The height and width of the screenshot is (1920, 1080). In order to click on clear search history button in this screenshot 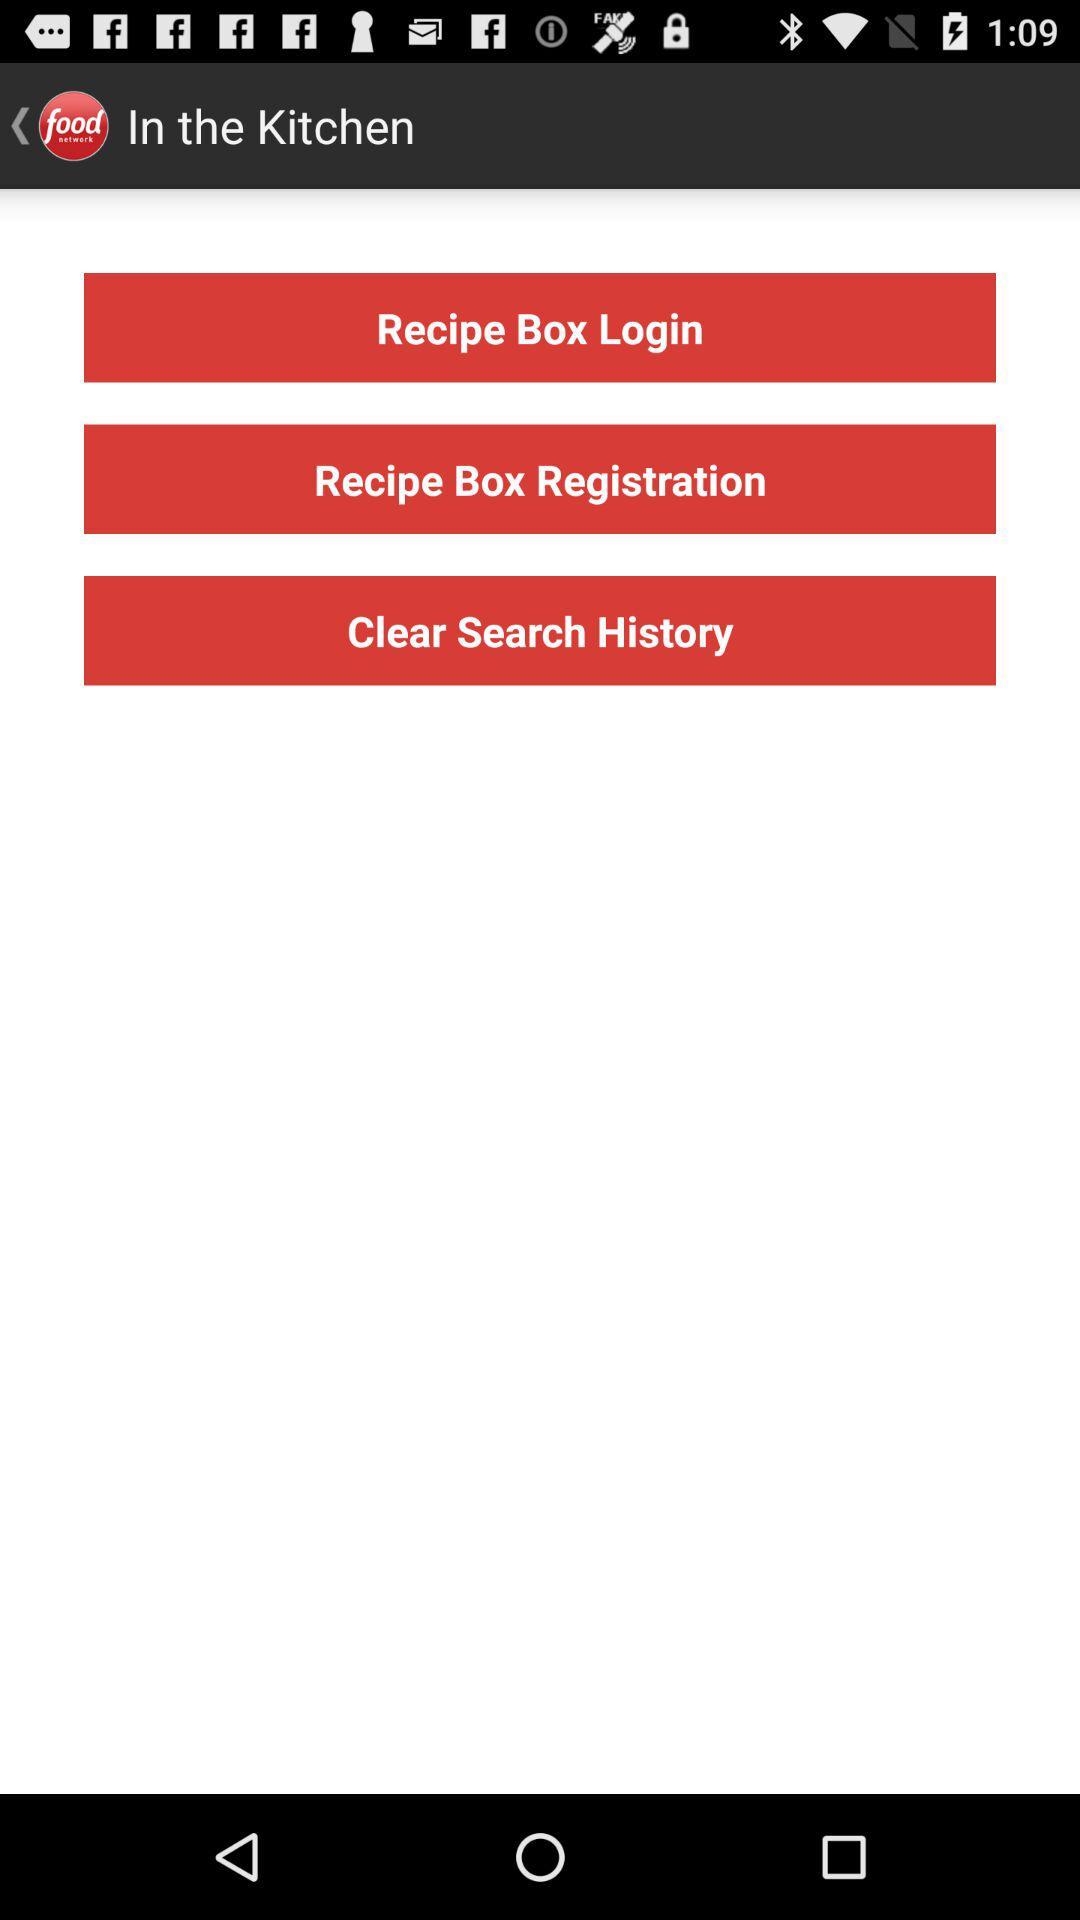, I will do `click(540, 629)`.